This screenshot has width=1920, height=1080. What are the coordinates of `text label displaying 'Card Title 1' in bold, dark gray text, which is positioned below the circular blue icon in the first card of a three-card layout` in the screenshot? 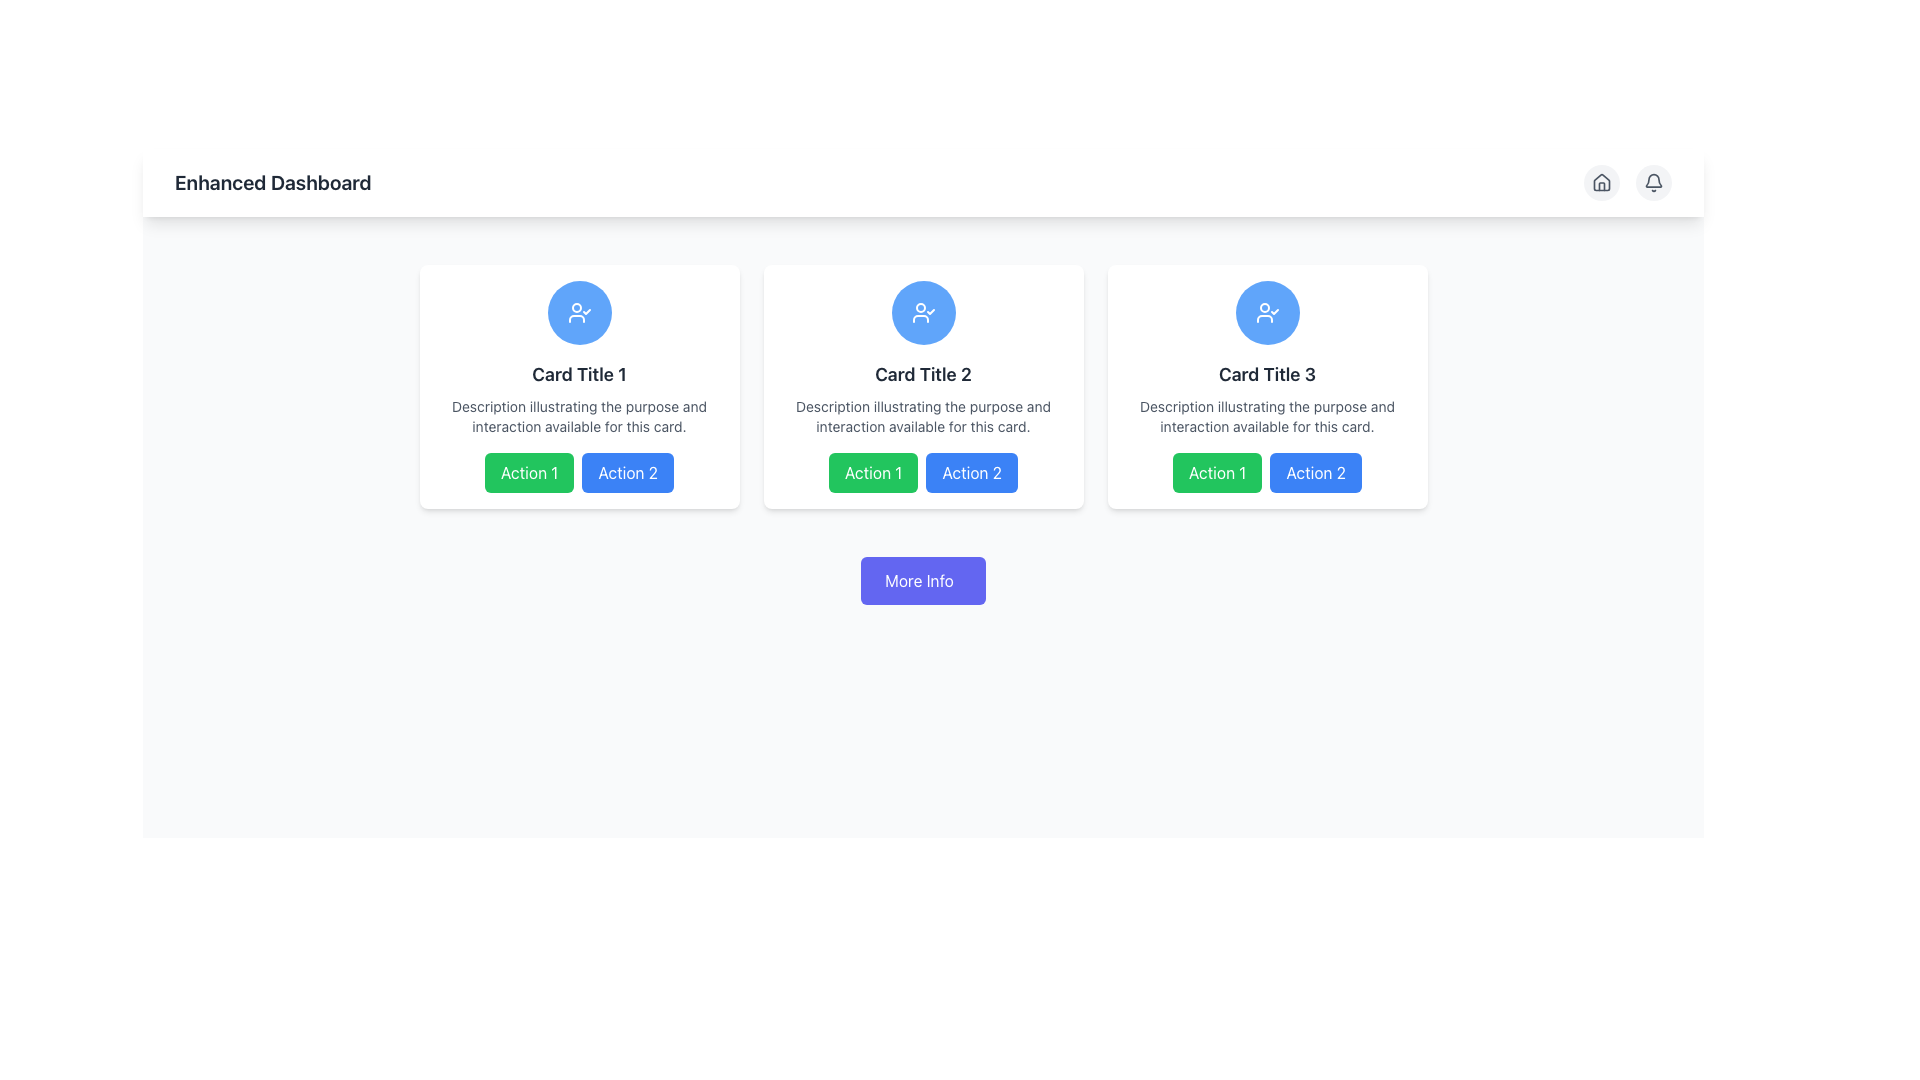 It's located at (578, 374).